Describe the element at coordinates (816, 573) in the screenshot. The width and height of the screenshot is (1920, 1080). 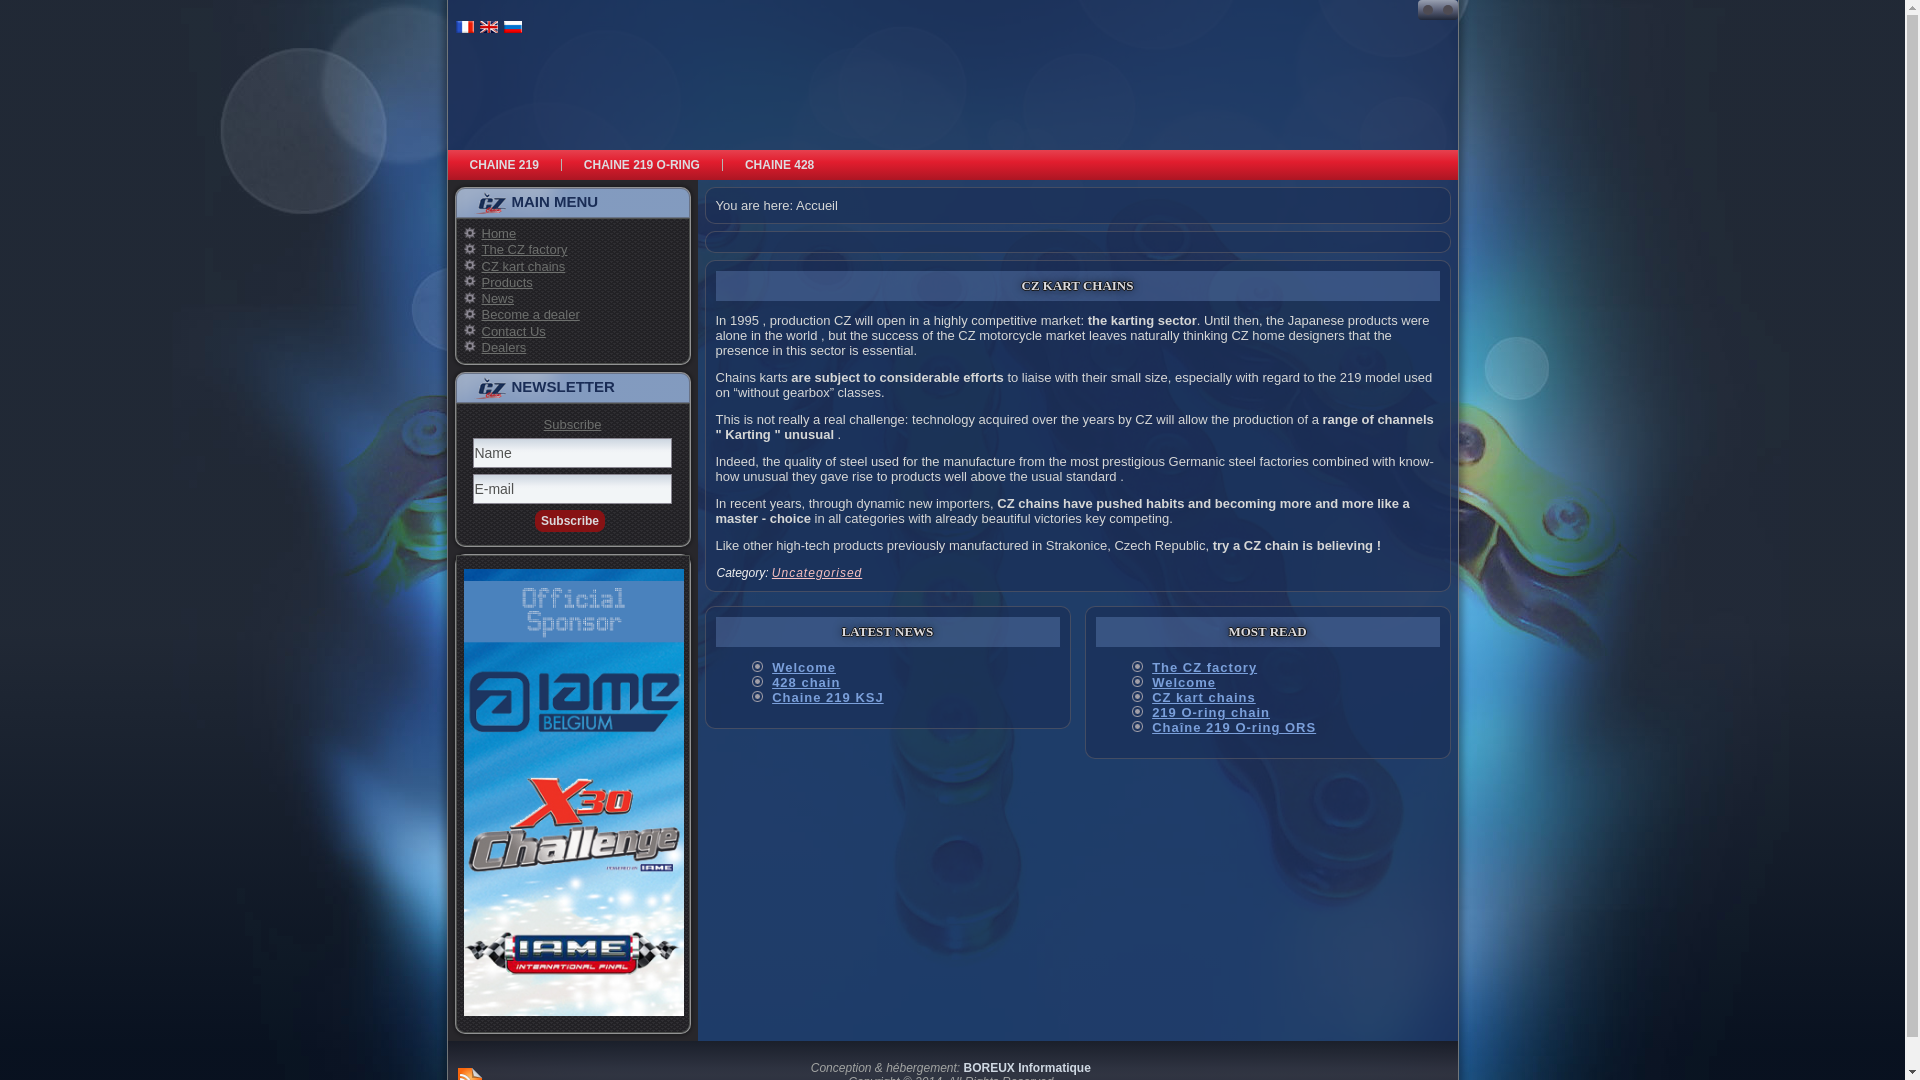
I see `'Uncategorised'` at that location.